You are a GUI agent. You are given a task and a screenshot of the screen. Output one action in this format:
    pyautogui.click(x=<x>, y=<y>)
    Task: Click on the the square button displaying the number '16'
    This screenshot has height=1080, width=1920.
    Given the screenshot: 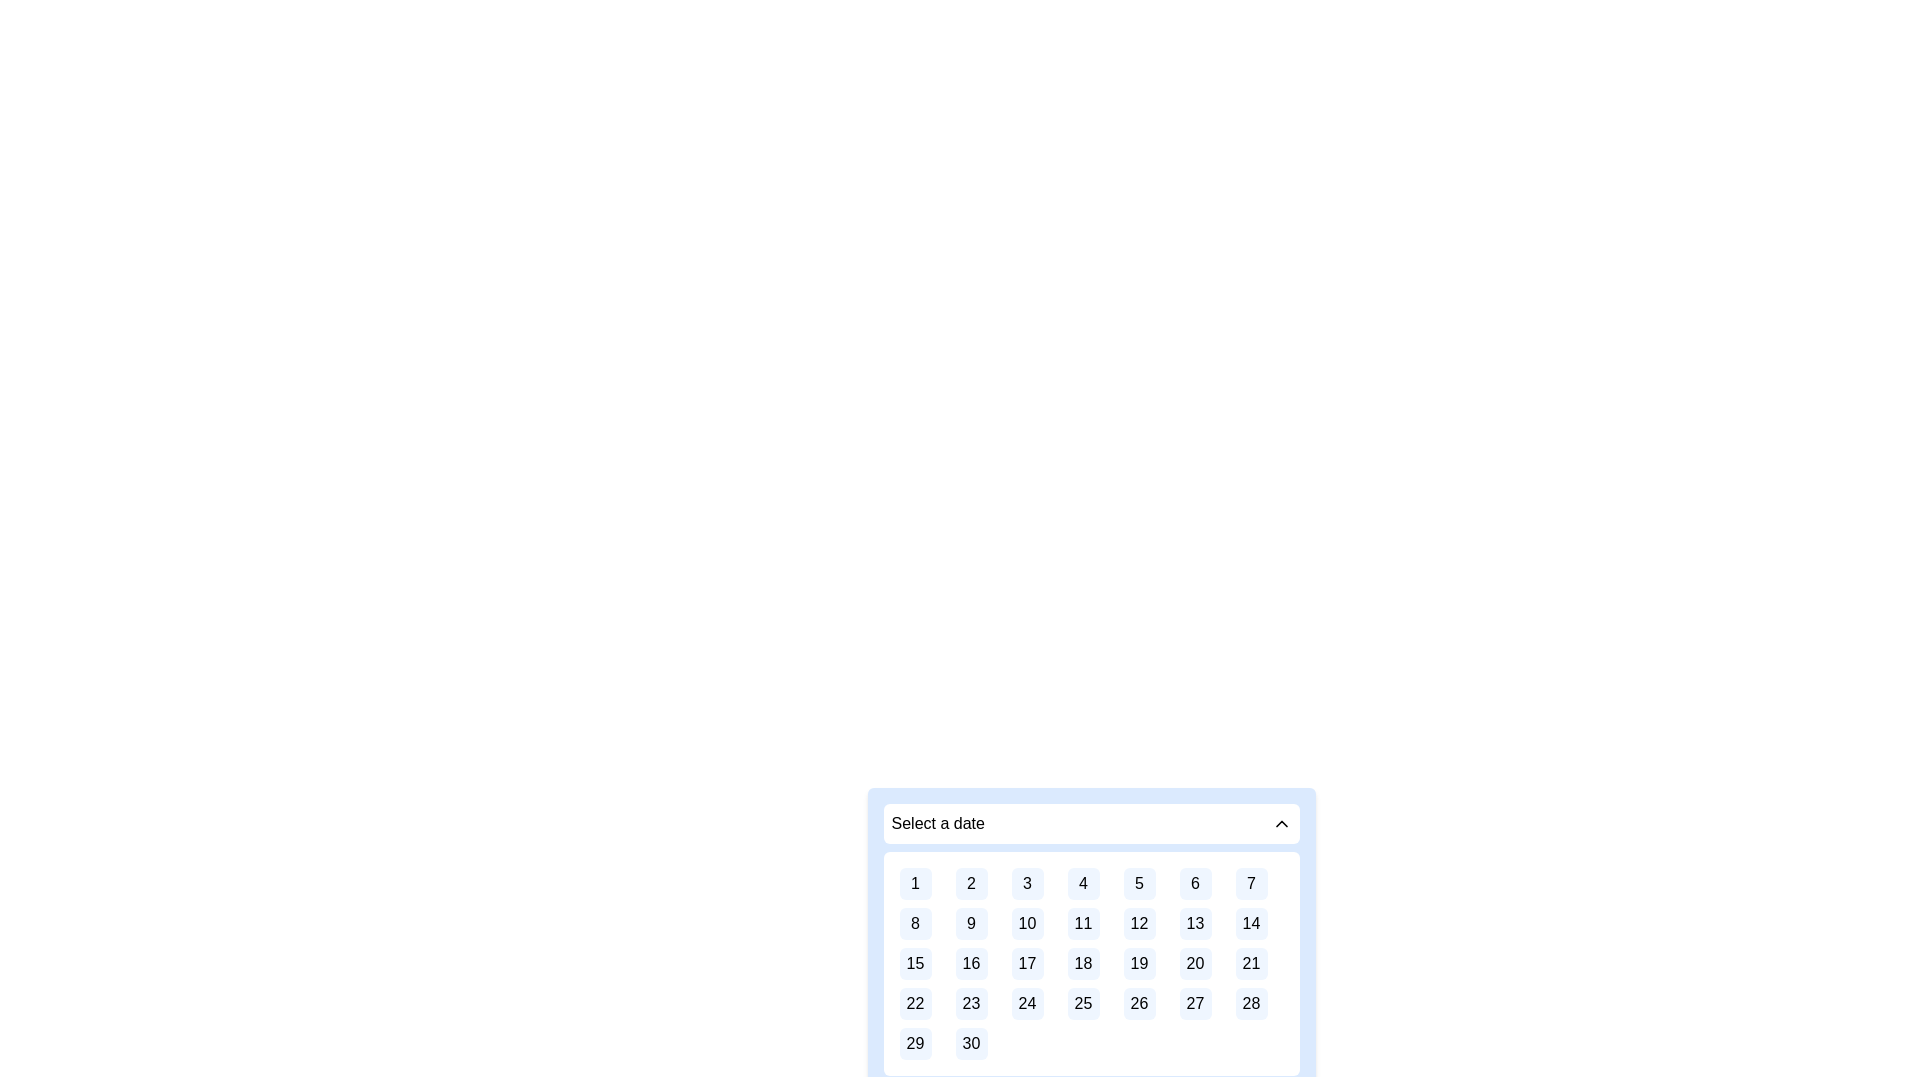 What is the action you would take?
    pyautogui.click(x=971, y=963)
    